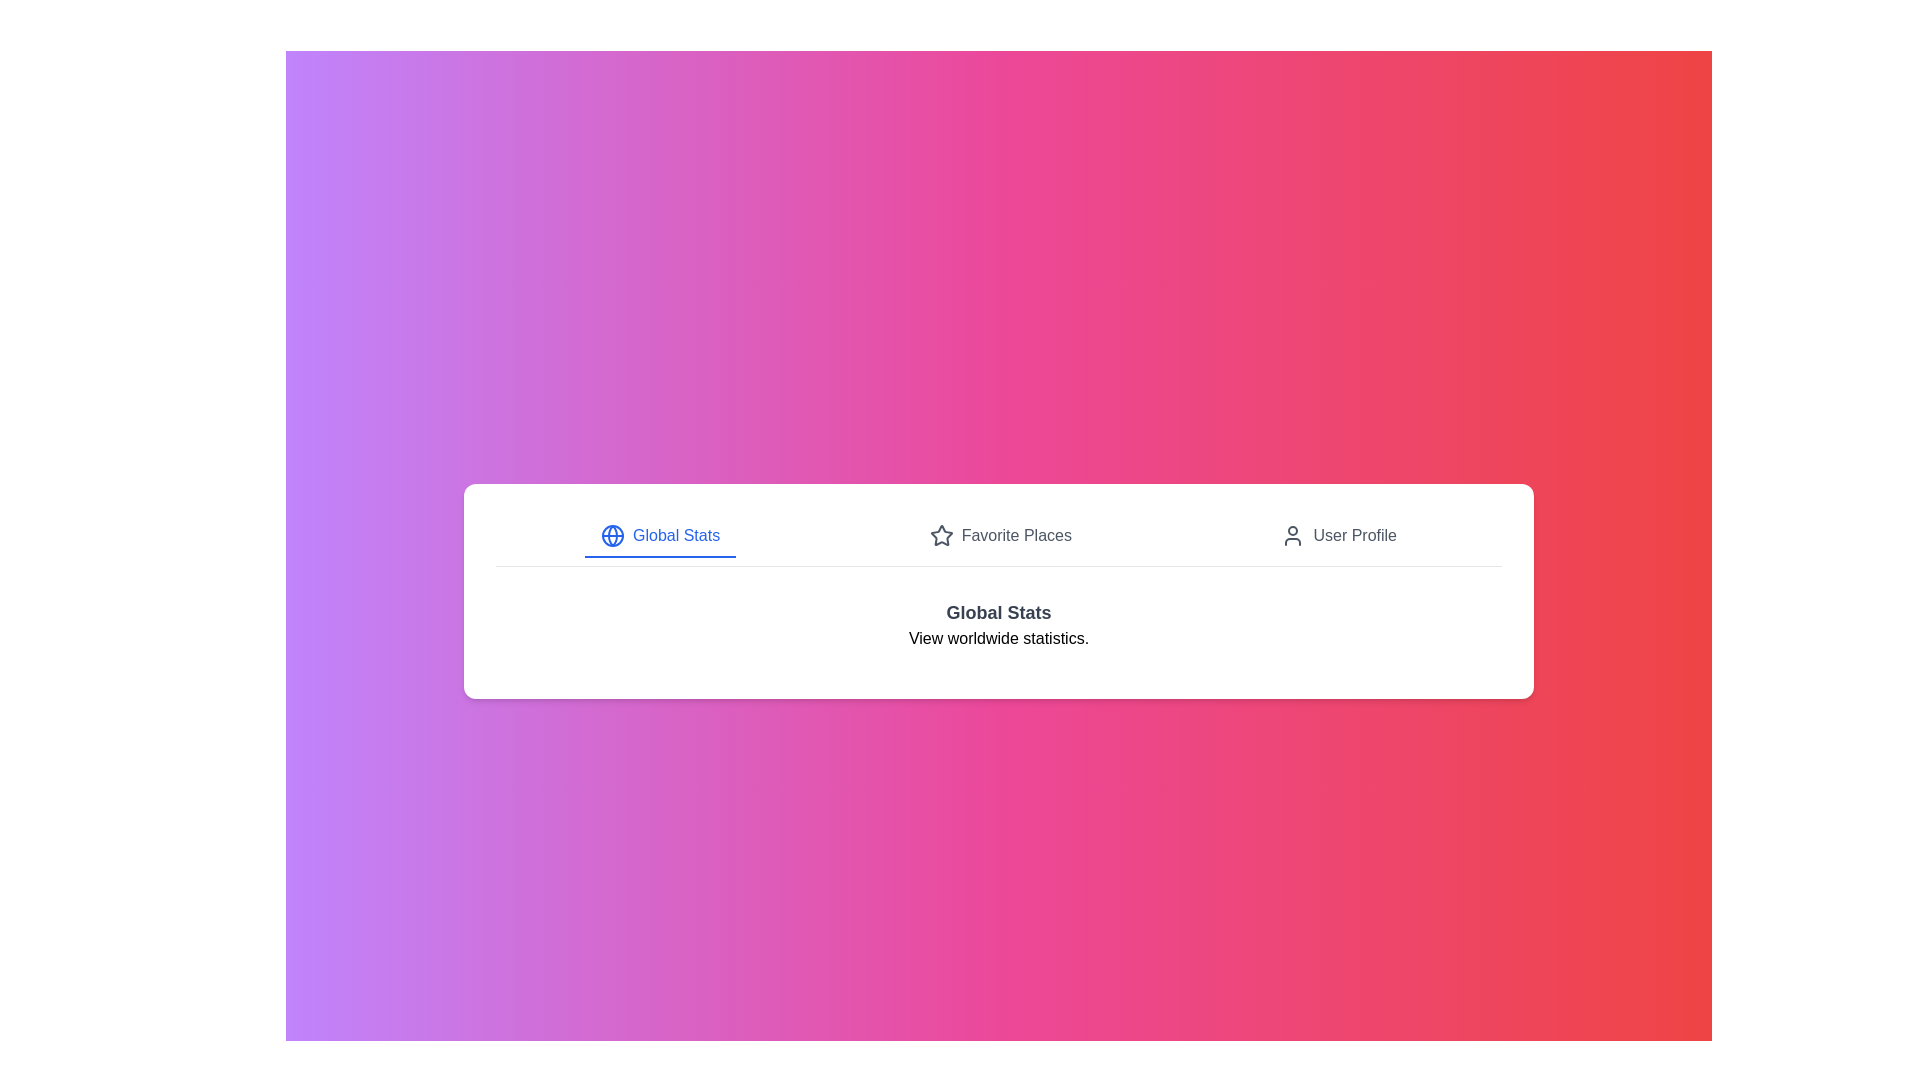  Describe the element at coordinates (940, 534) in the screenshot. I see `the star-shaped icon located in the middle section of the navigation bar, preceding the text label 'Favorite Places'` at that location.